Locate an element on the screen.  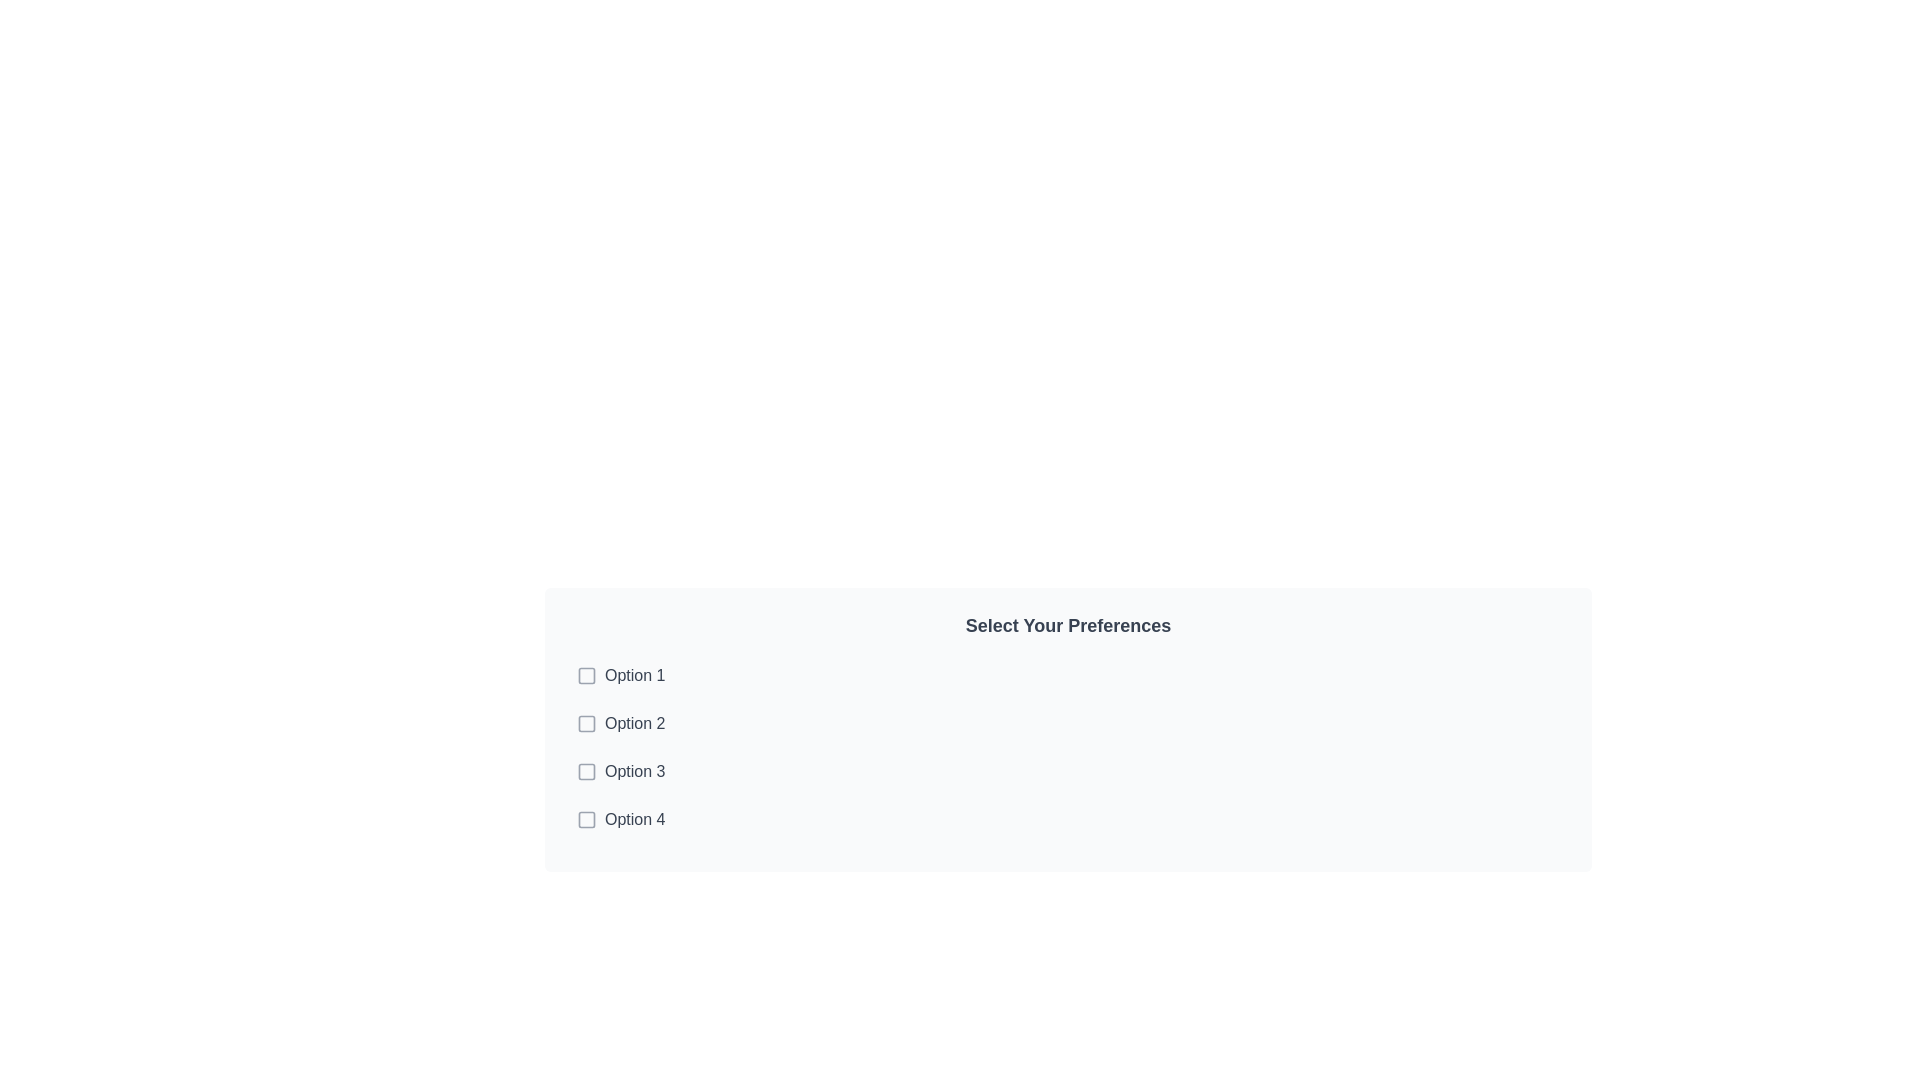
the checkbox for Option 1 to observe its hover effect is located at coordinates (1067, 675).